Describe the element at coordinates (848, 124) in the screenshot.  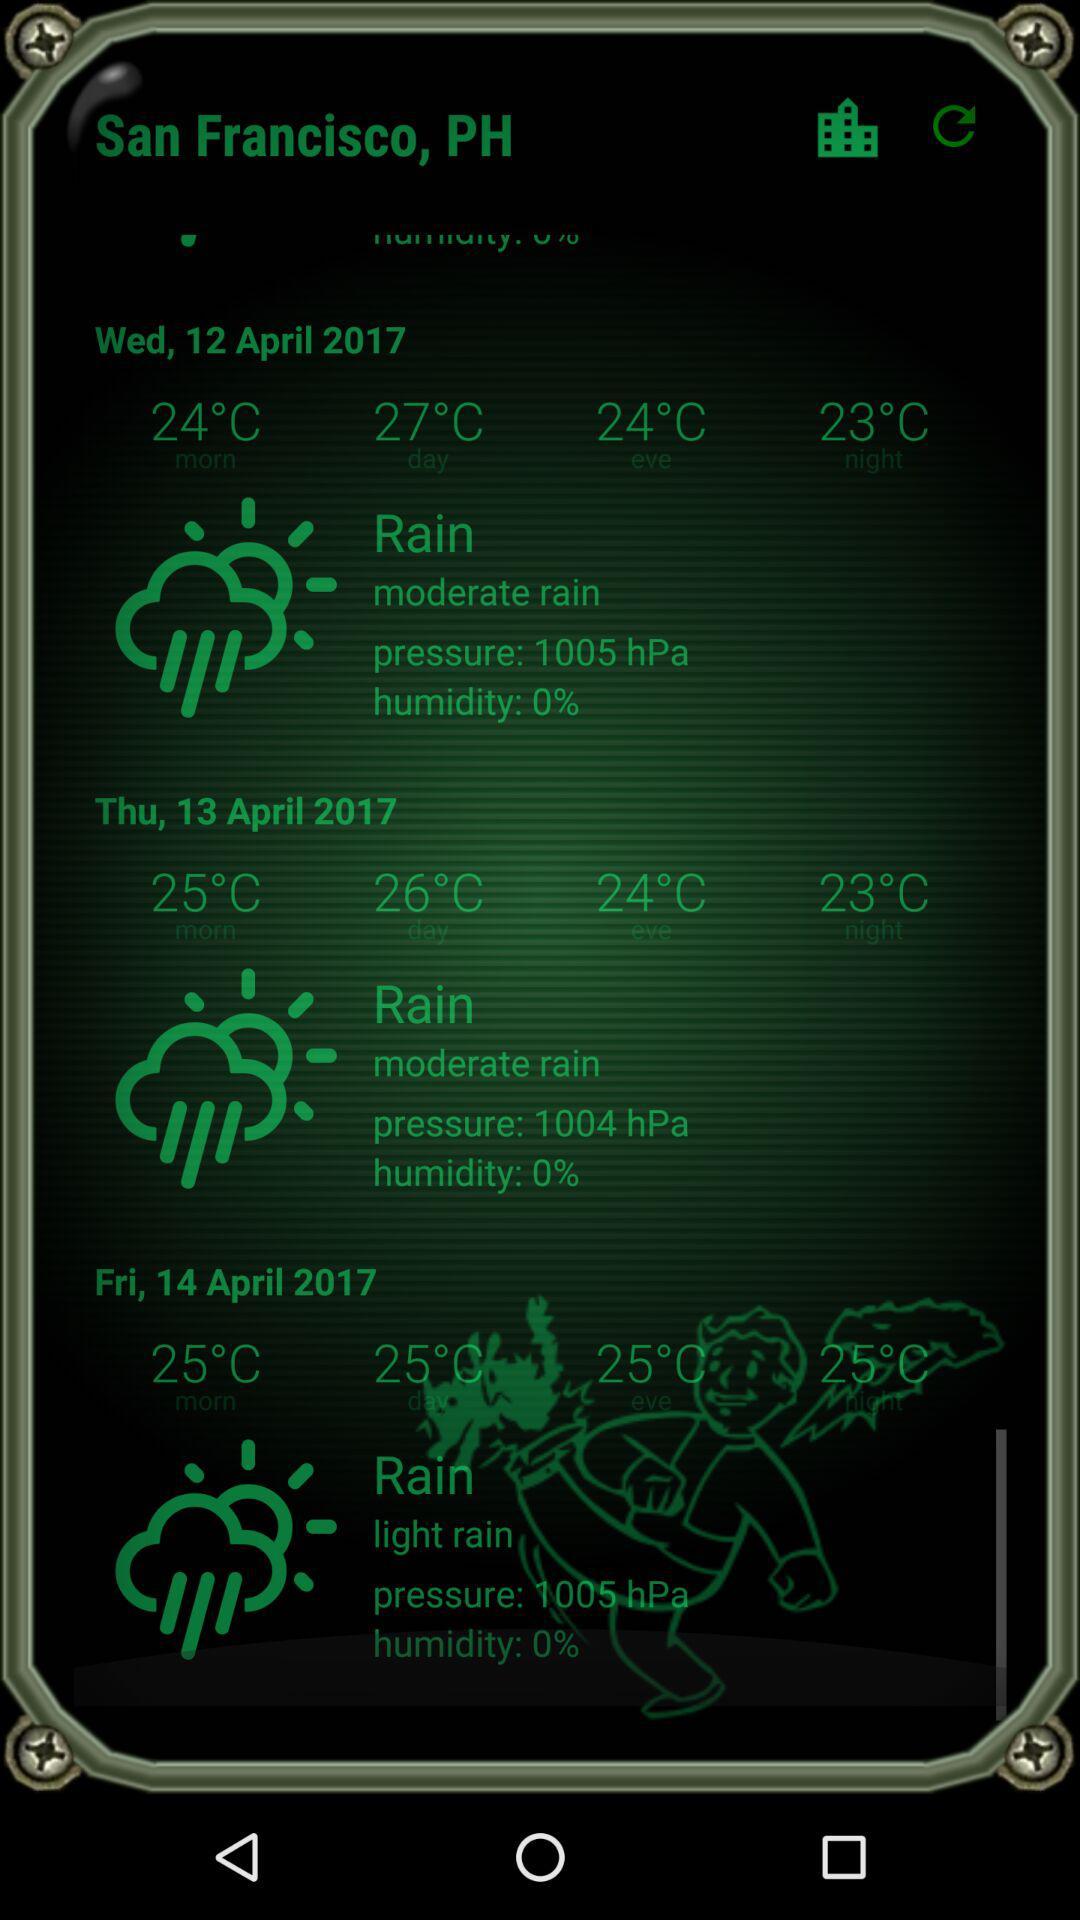
I see `the shop icon` at that location.